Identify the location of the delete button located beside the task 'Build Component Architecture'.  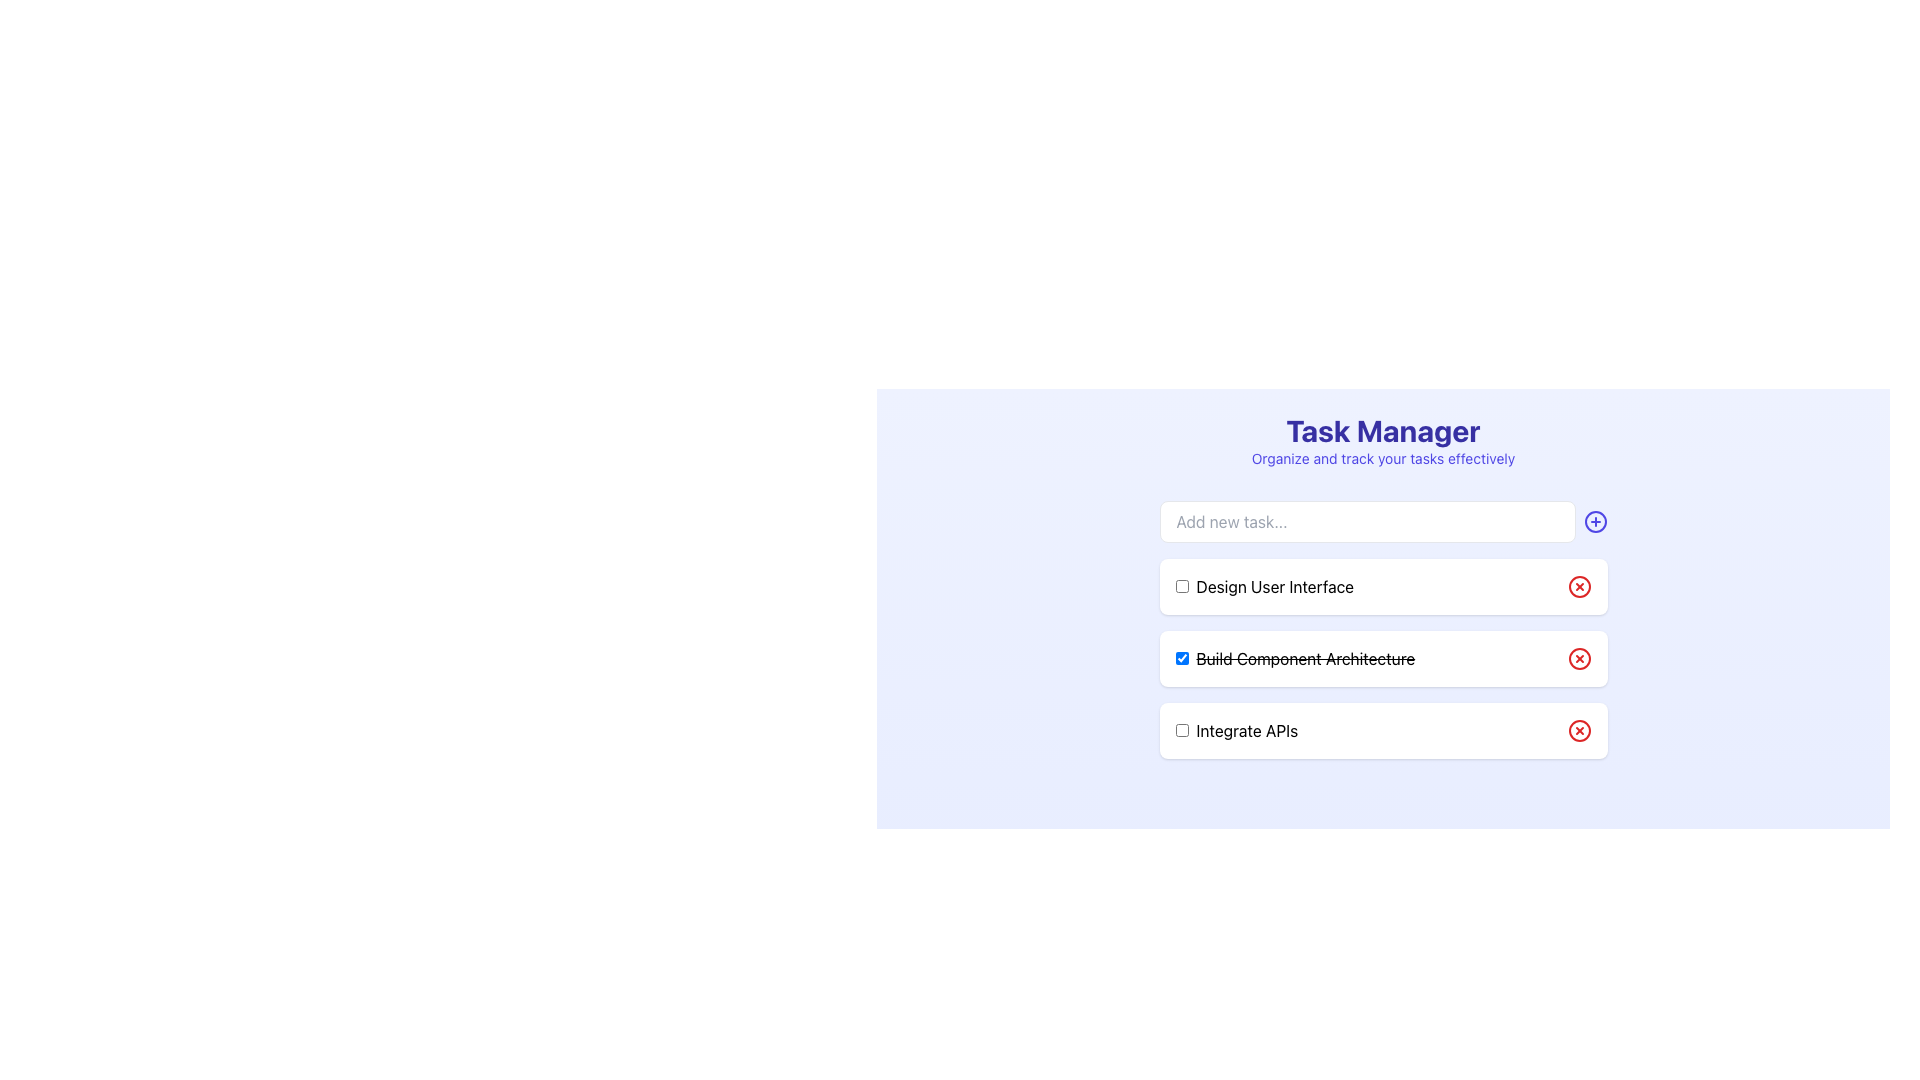
(1578, 659).